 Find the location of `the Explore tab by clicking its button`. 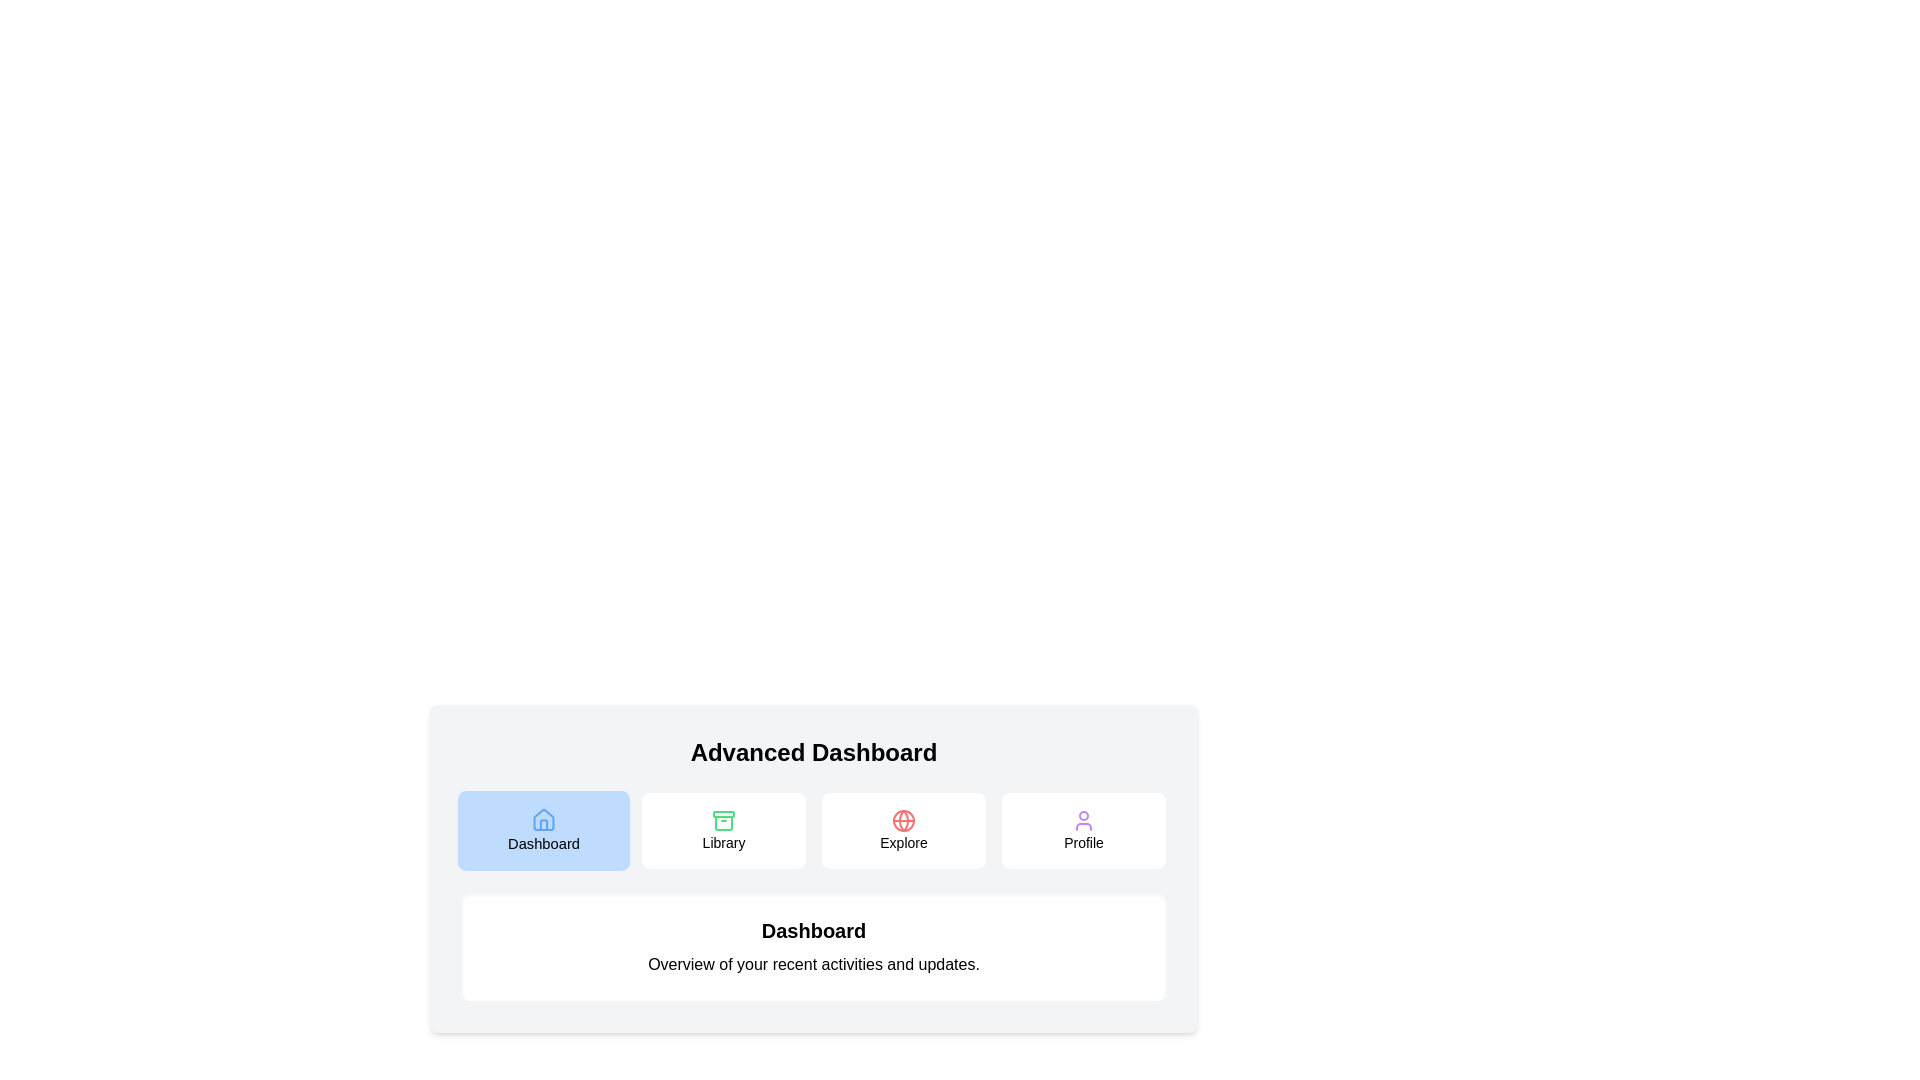

the Explore tab by clicking its button is located at coordinates (902, 830).